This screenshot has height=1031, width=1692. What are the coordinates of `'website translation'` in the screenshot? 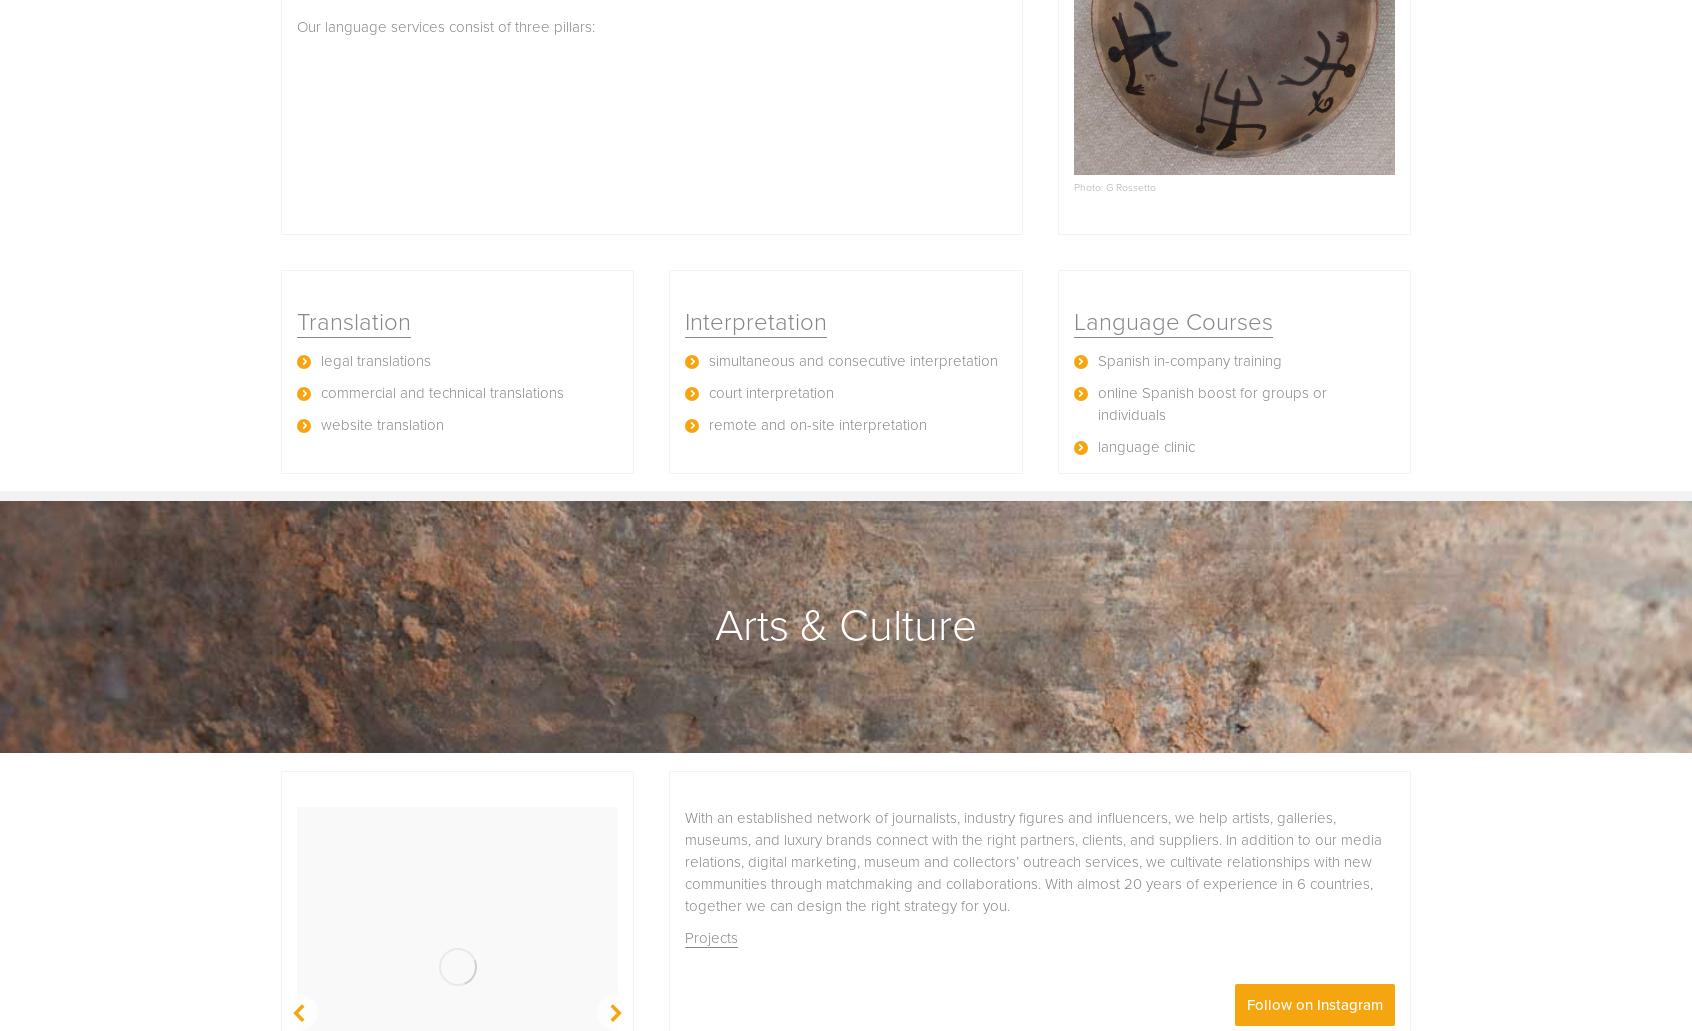 It's located at (382, 424).